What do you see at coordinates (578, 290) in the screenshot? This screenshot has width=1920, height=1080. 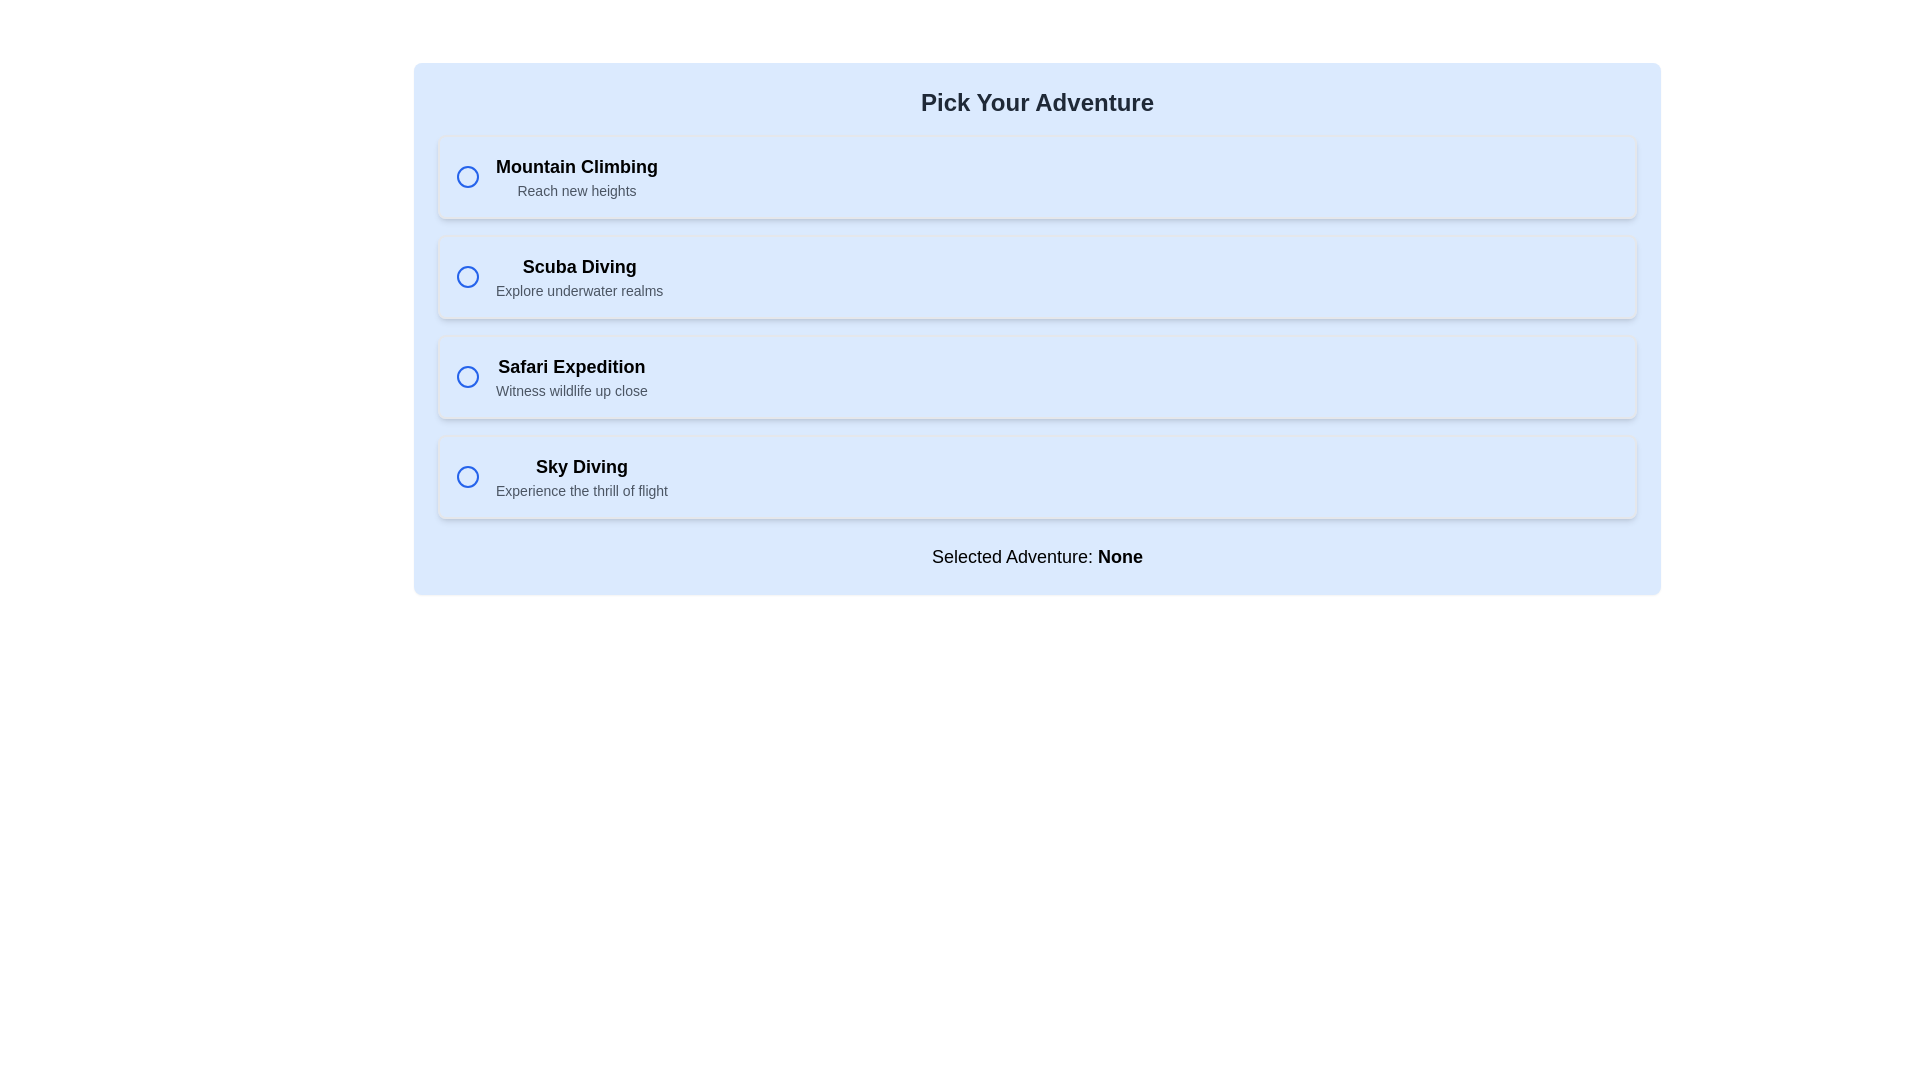 I see `the text label 'Explore underwater realms' which is styled in gray and positioned below 'Scuba Diving' in the selection menu` at bounding box center [578, 290].